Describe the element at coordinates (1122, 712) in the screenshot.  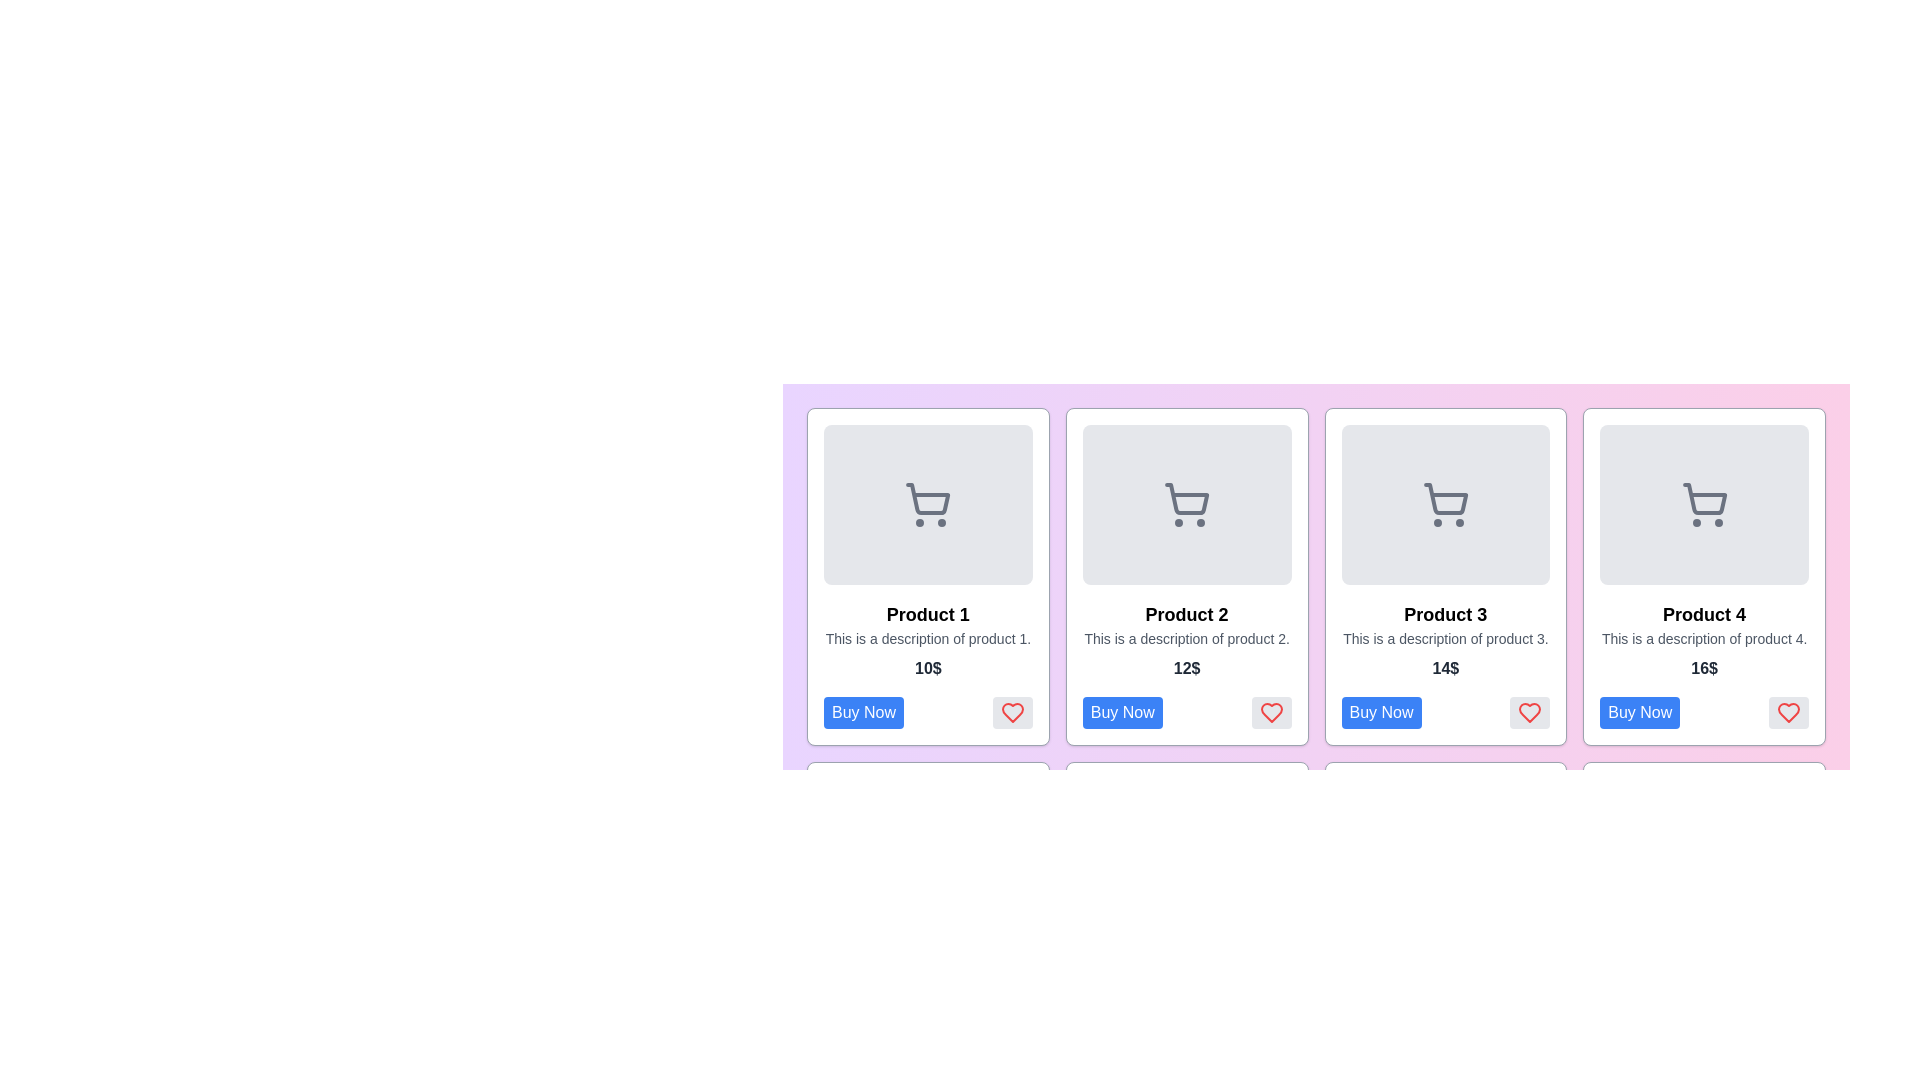
I see `the purchase button for 'Product 2'` at that location.